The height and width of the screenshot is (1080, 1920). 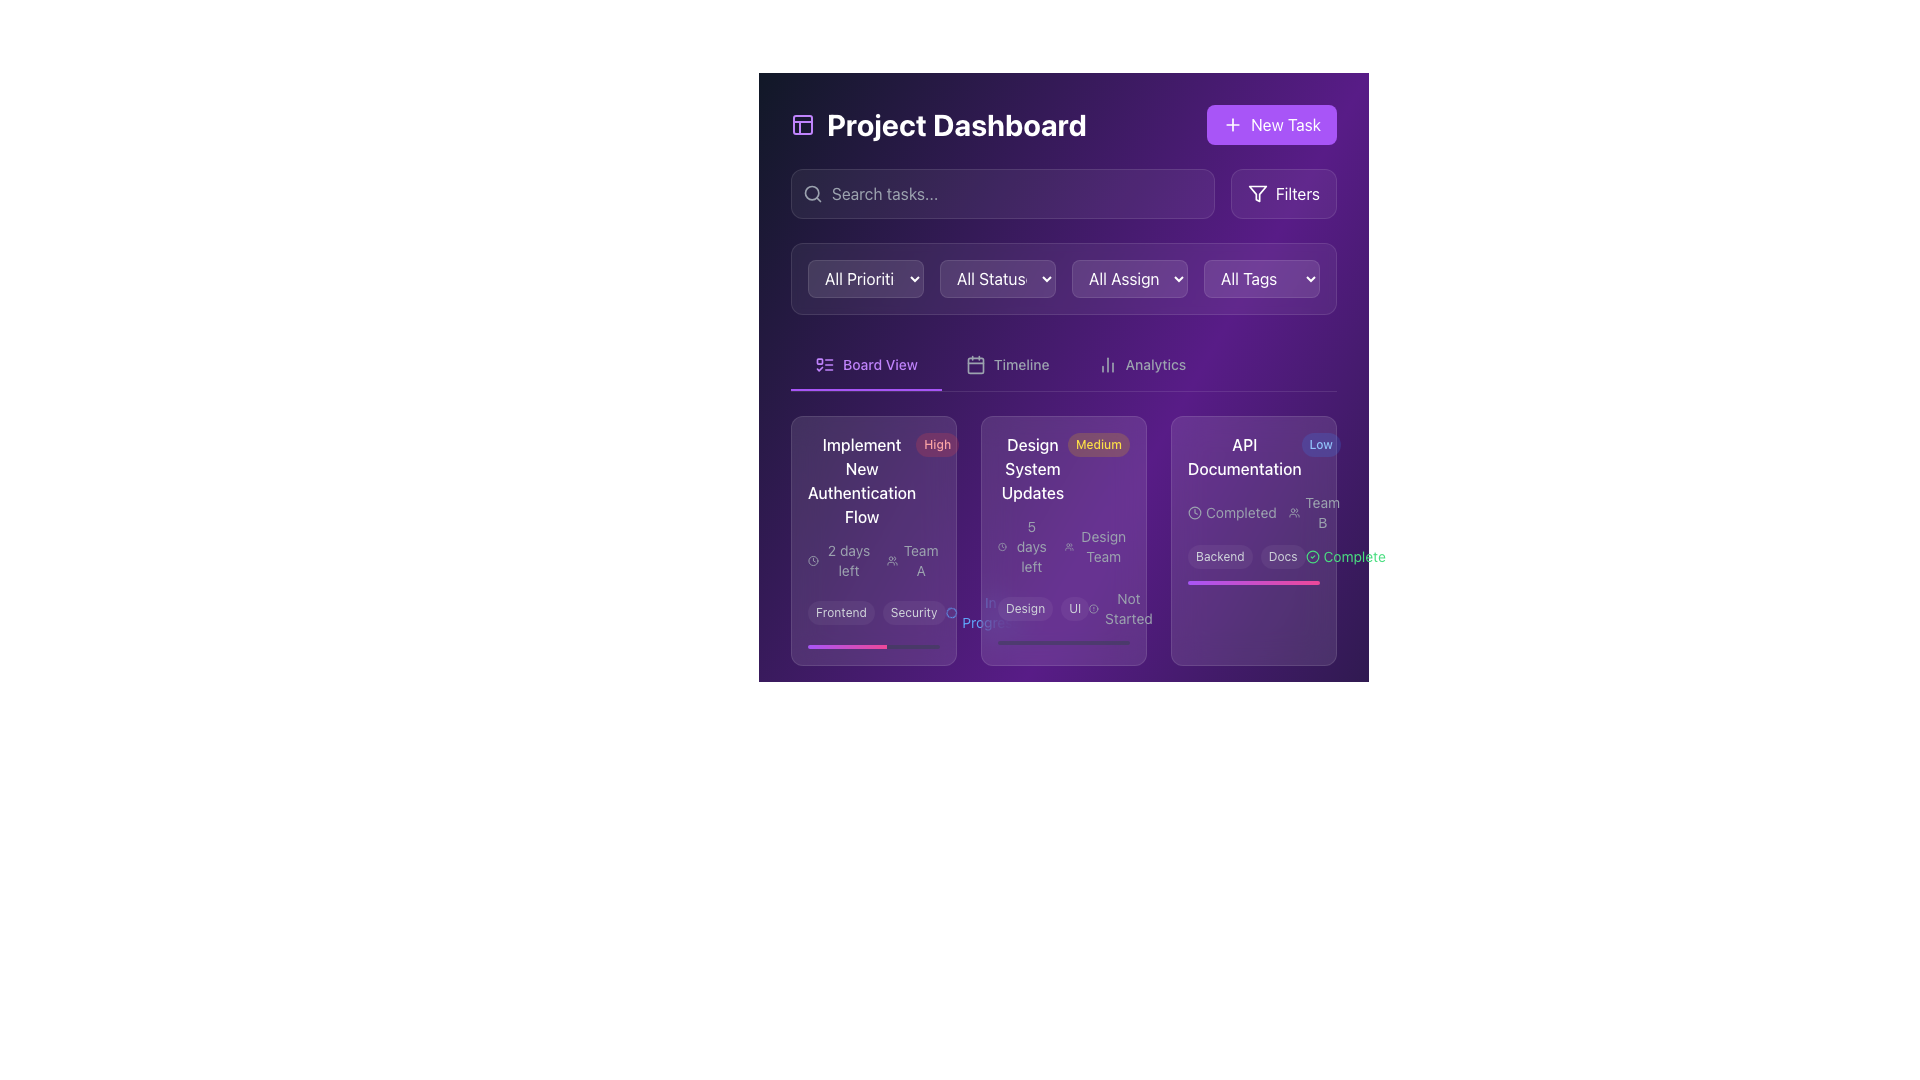 What do you see at coordinates (873, 612) in the screenshot?
I see `the 'Frontend' badge, which is a pill-shaped tag with a light gray background and white text, located within the card labeled 'Implement New Authentication Flow' in the 'Project Dashboard'` at bounding box center [873, 612].